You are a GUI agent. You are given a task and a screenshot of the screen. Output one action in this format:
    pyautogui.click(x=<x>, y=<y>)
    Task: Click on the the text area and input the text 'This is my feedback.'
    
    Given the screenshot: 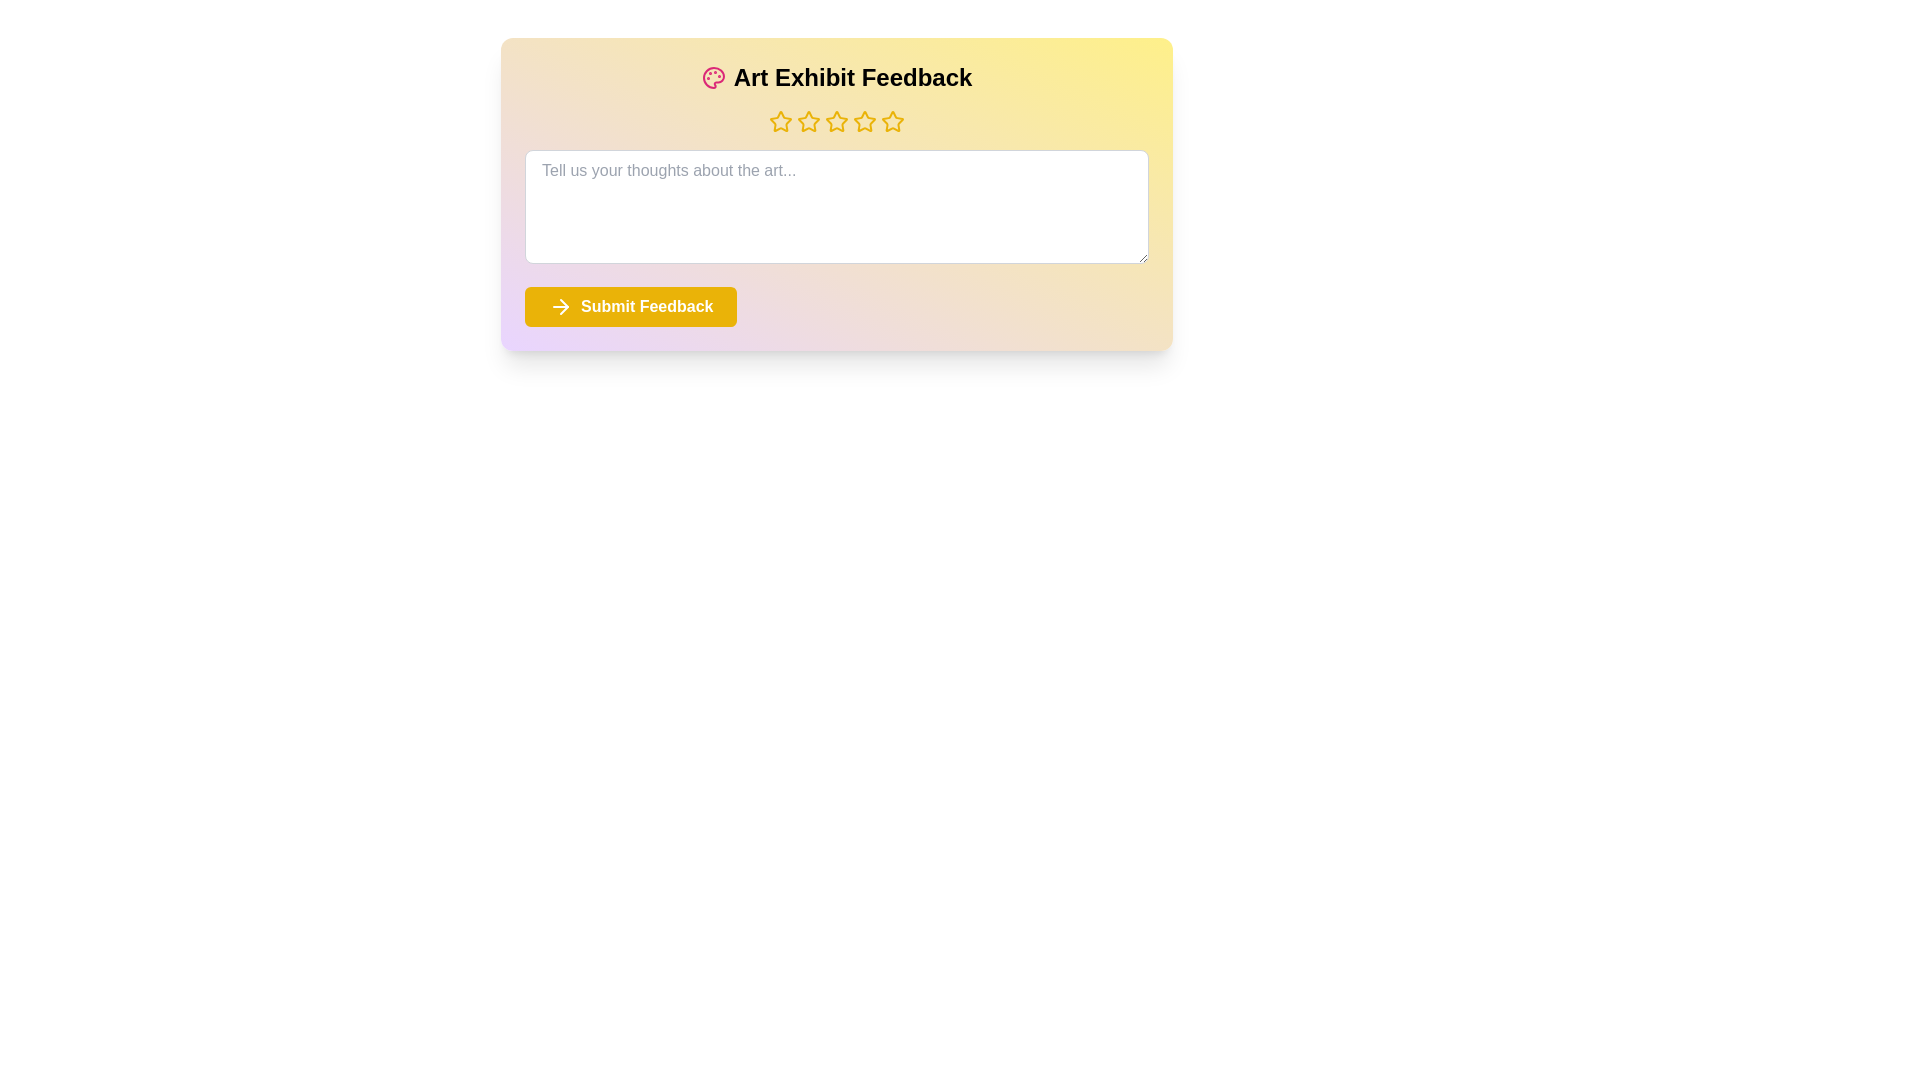 What is the action you would take?
    pyautogui.click(x=836, y=207)
    